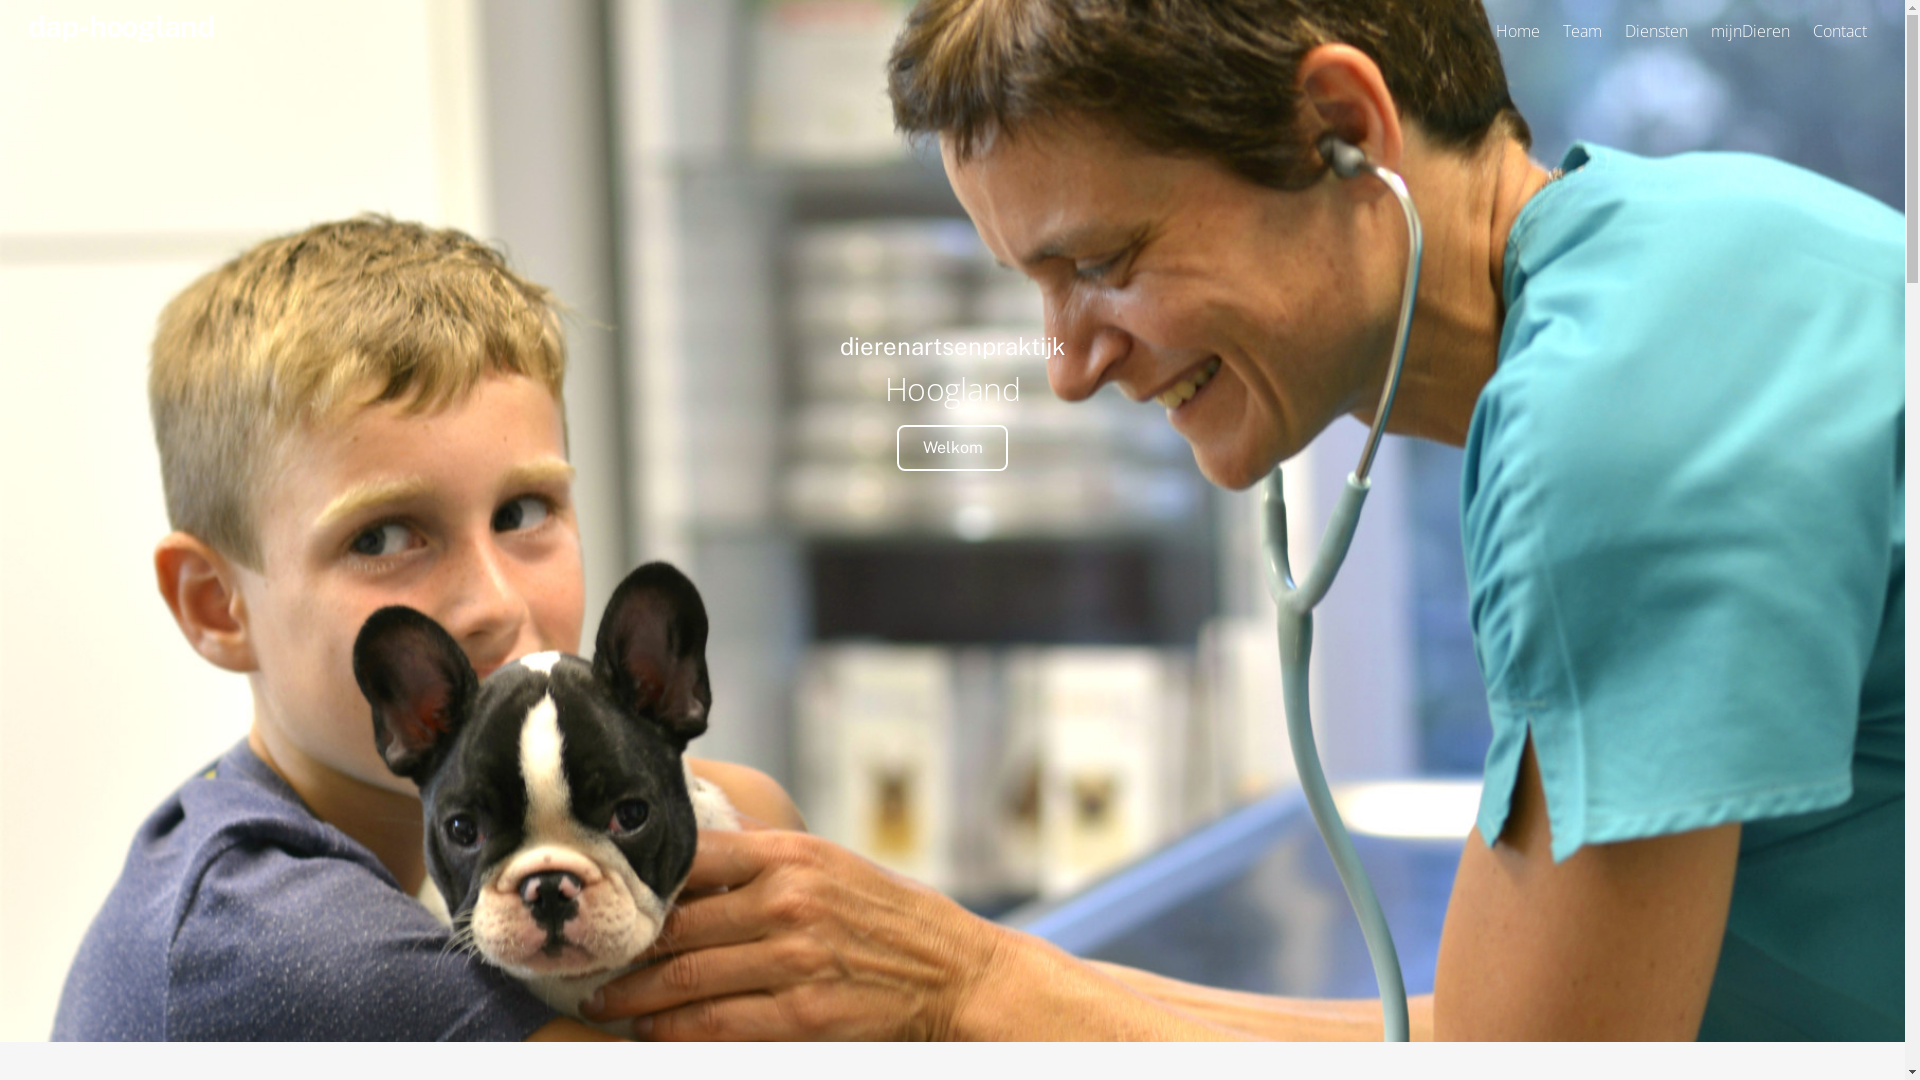 This screenshot has width=1920, height=1080. Describe the element at coordinates (1701, 30) in the screenshot. I see `'mijnDieren'` at that location.